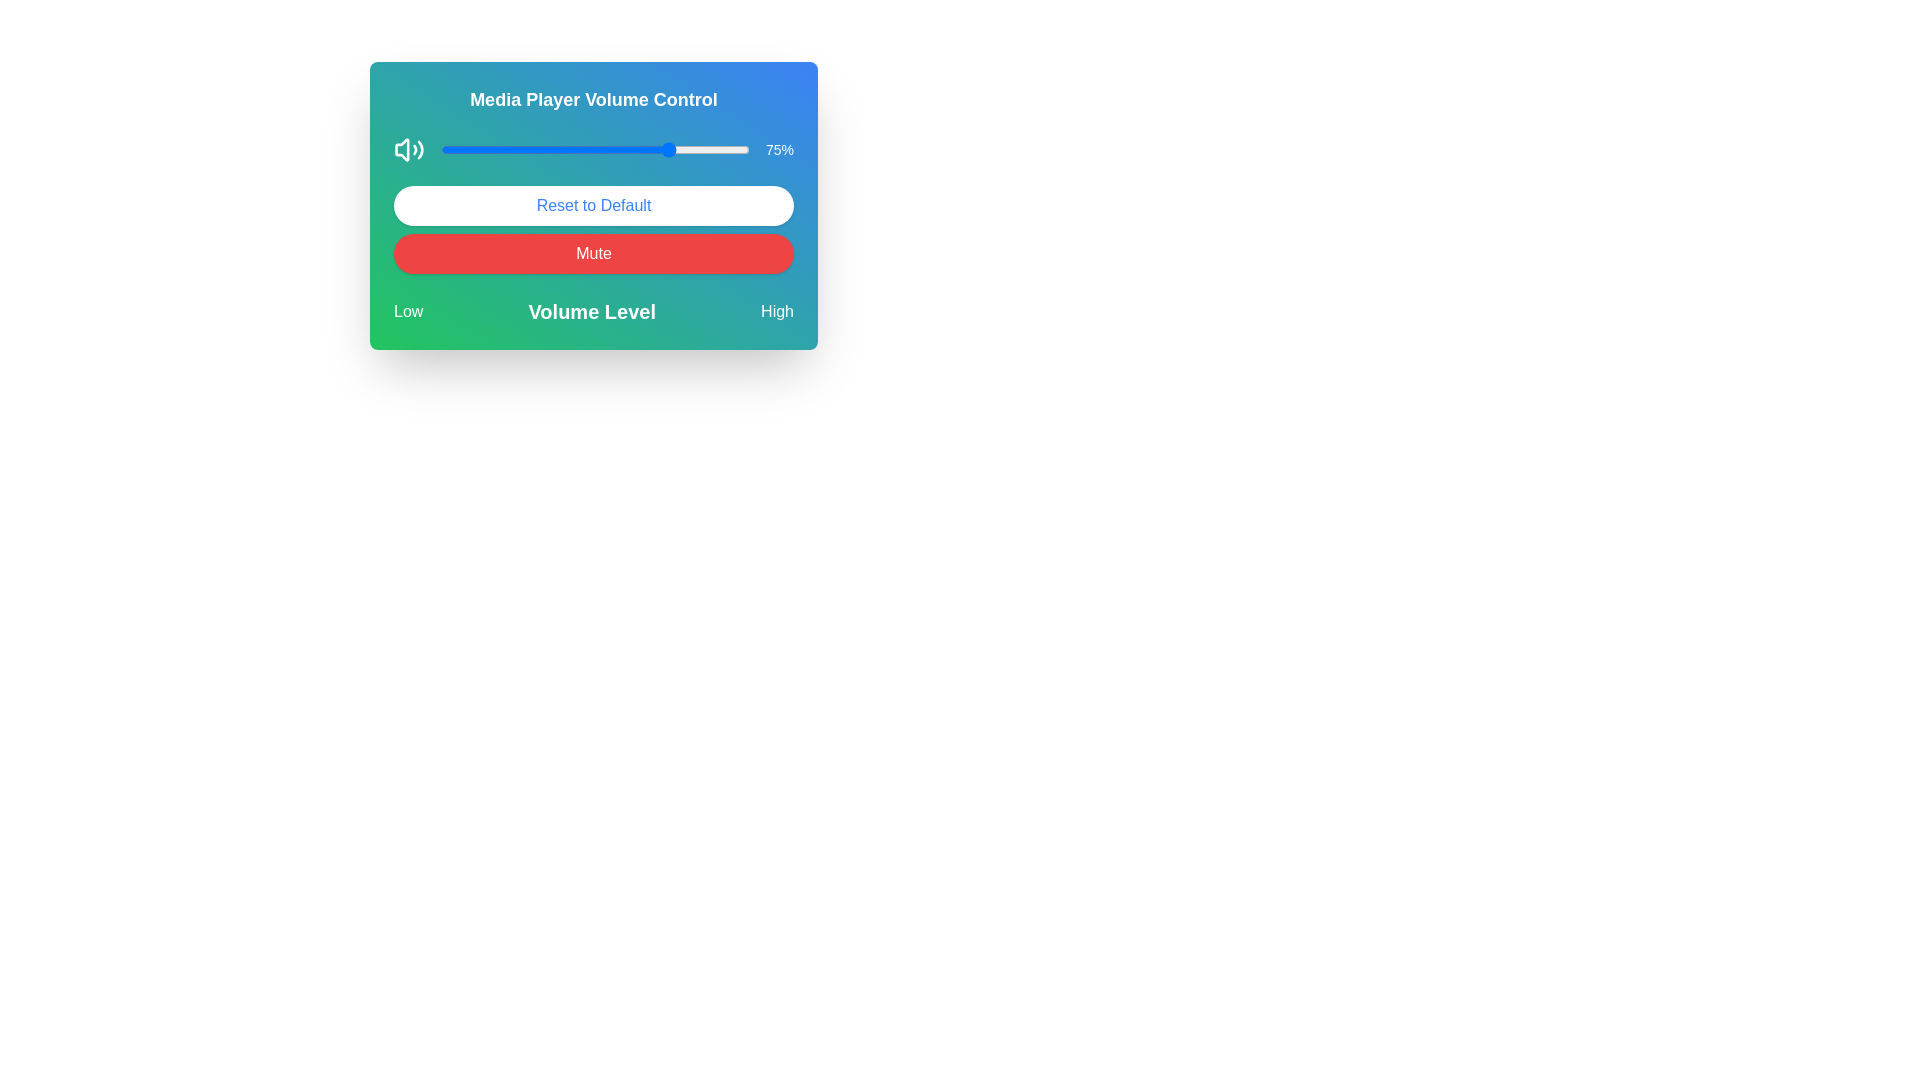 The image size is (1920, 1080). I want to click on the 'Volume Level' text label, which is styled in bold white font against a gradient background and positioned centrally between the 'Low' and 'High' labels, so click(591, 312).